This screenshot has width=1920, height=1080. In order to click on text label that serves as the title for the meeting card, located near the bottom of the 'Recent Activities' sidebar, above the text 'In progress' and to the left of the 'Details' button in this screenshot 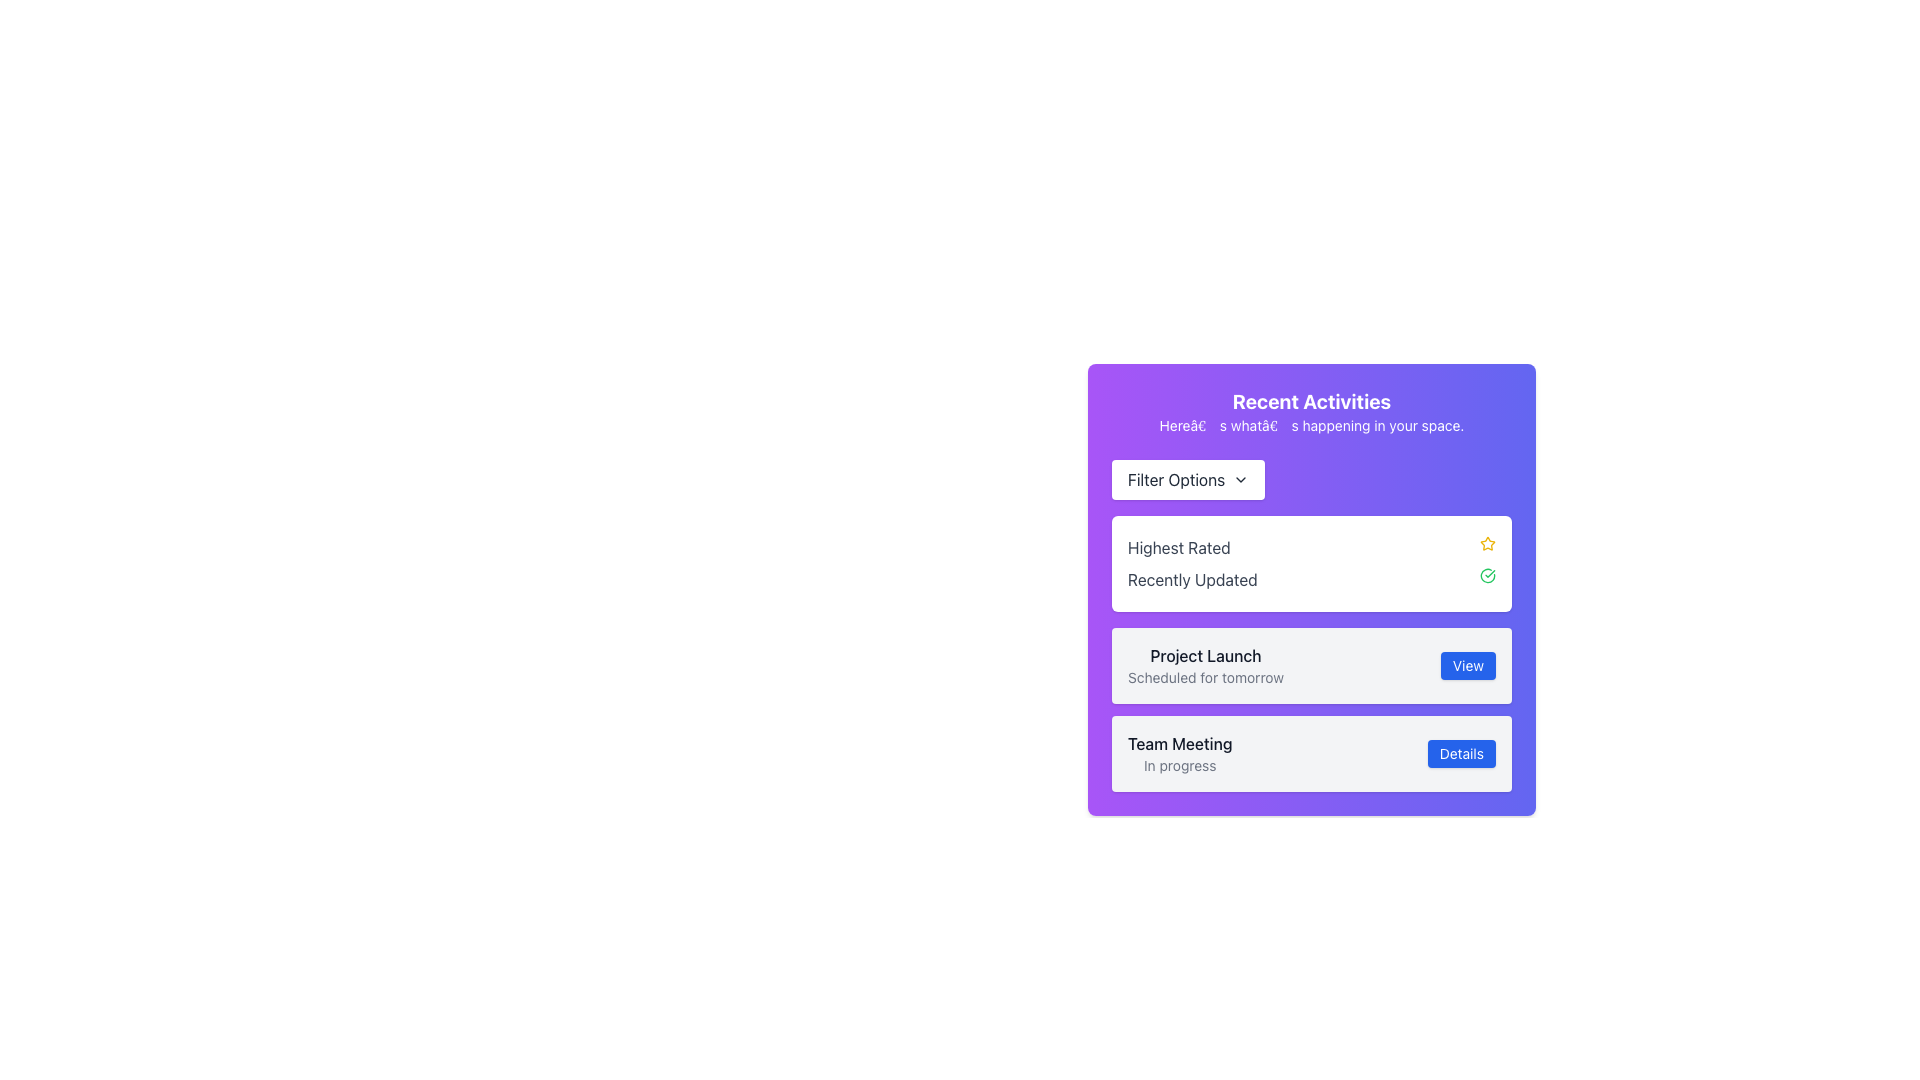, I will do `click(1180, 744)`.